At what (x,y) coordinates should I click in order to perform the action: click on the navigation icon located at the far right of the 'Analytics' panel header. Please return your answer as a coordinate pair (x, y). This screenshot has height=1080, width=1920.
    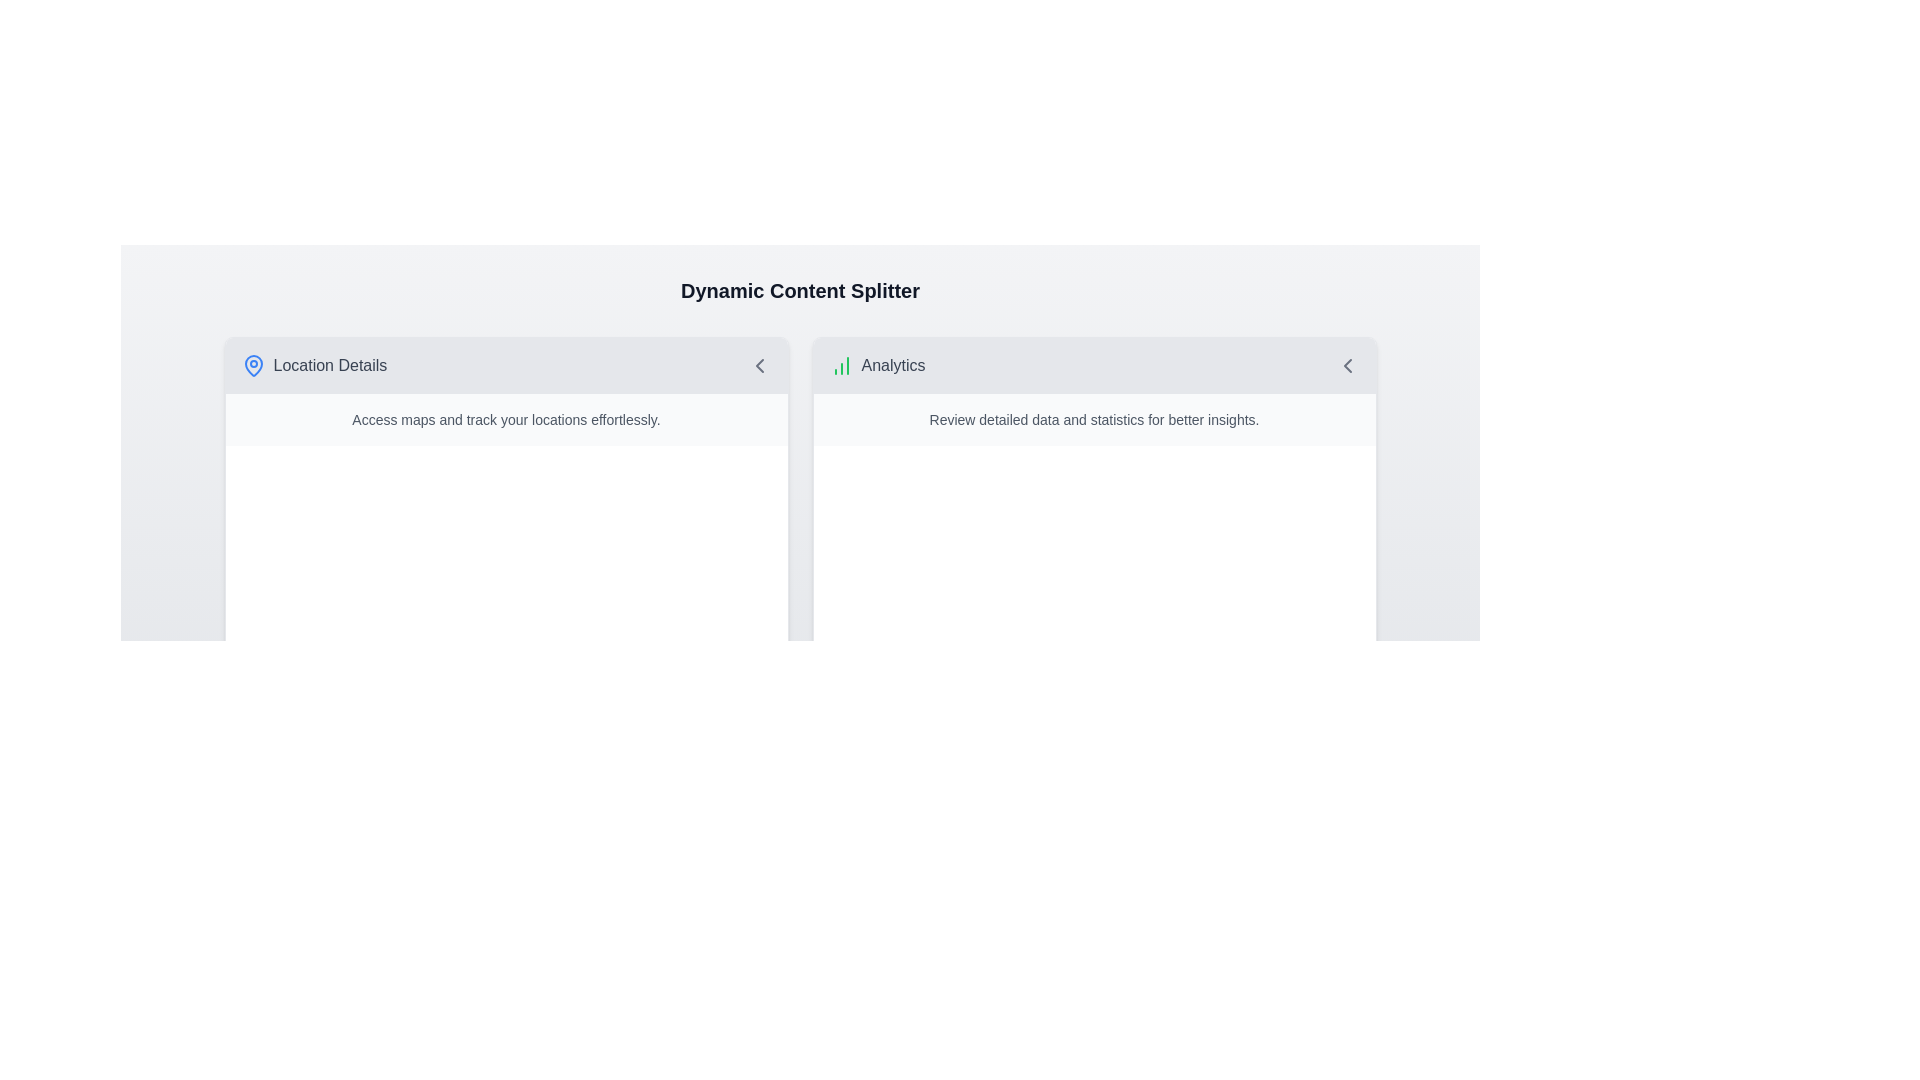
    Looking at the image, I should click on (1347, 366).